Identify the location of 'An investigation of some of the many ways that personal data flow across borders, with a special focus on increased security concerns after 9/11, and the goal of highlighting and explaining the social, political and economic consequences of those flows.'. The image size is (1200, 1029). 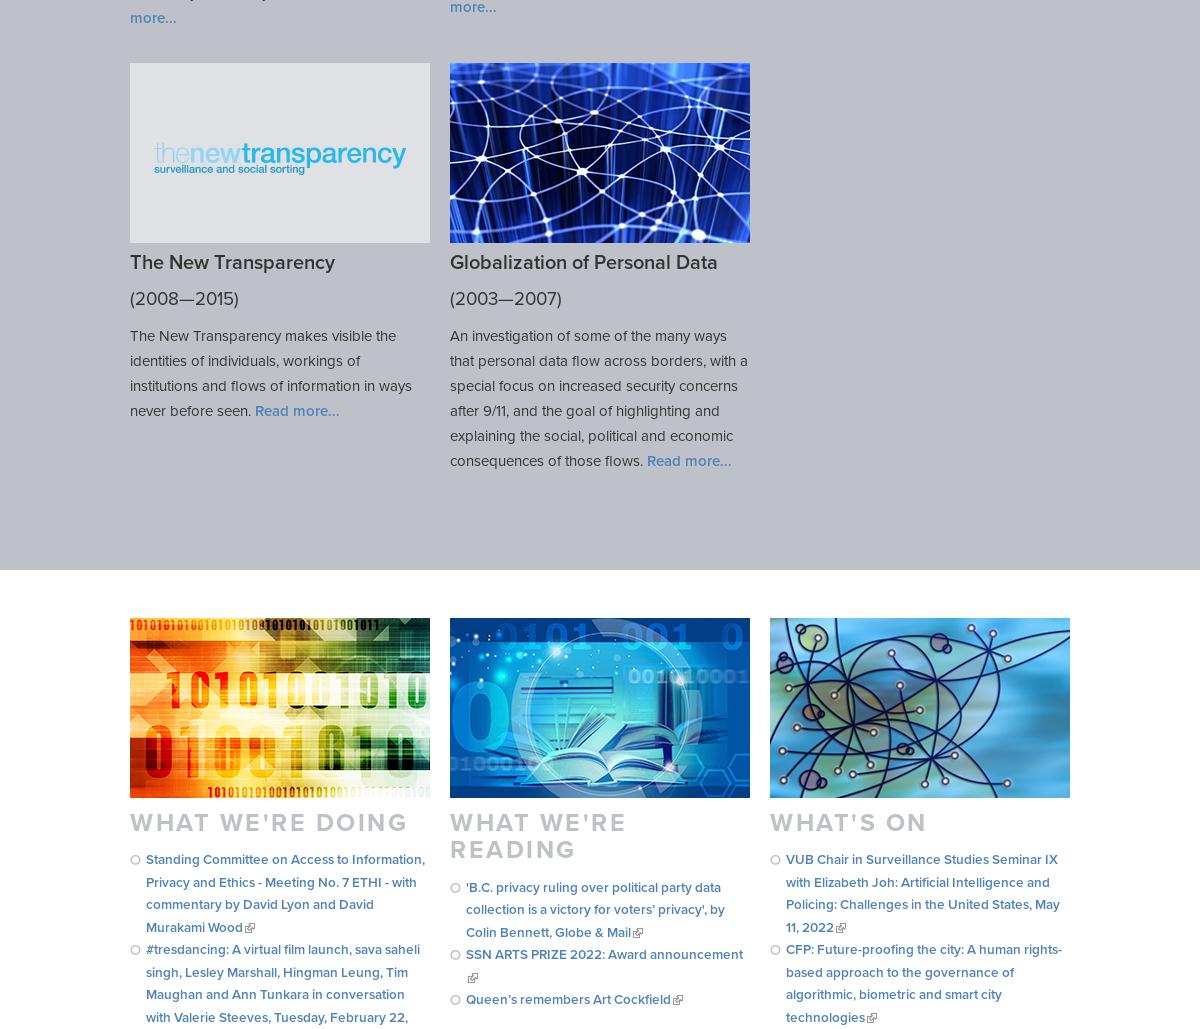
(450, 396).